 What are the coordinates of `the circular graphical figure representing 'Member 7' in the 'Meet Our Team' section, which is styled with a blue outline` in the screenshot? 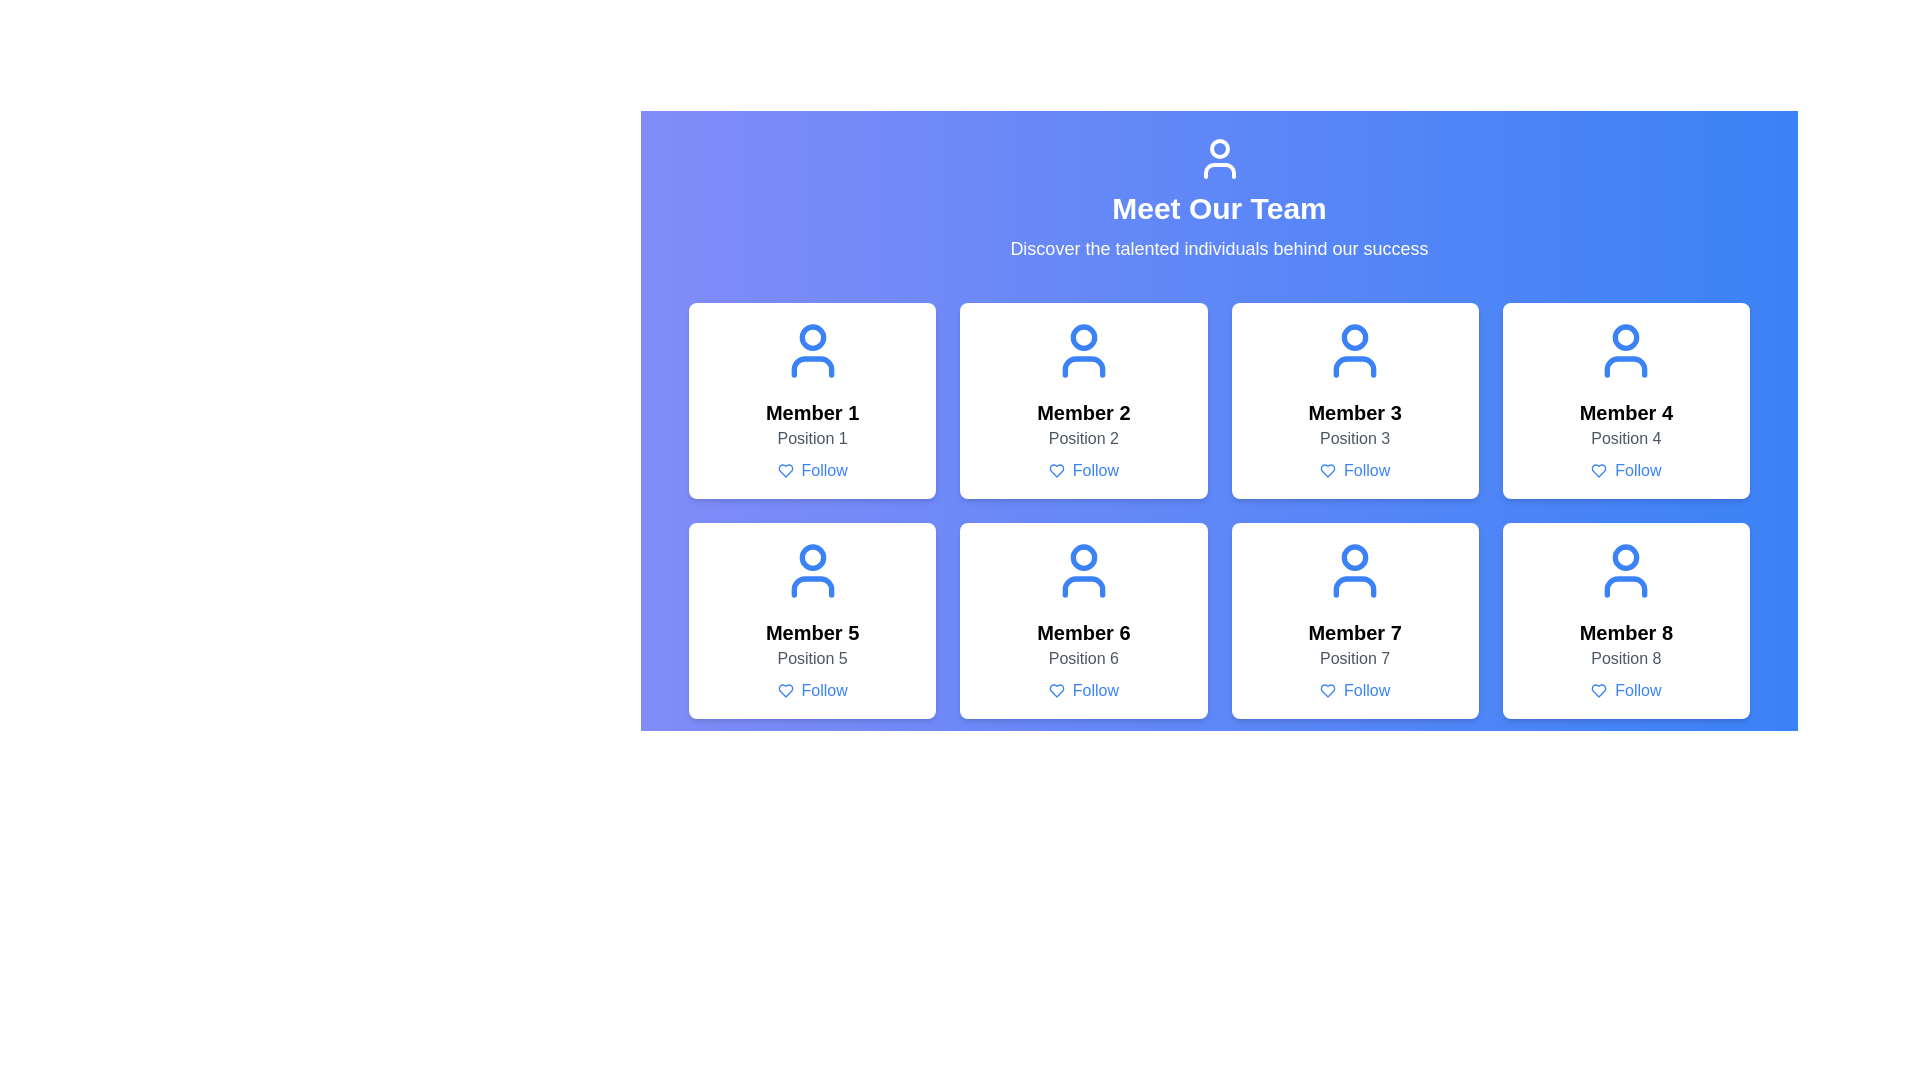 It's located at (1355, 557).